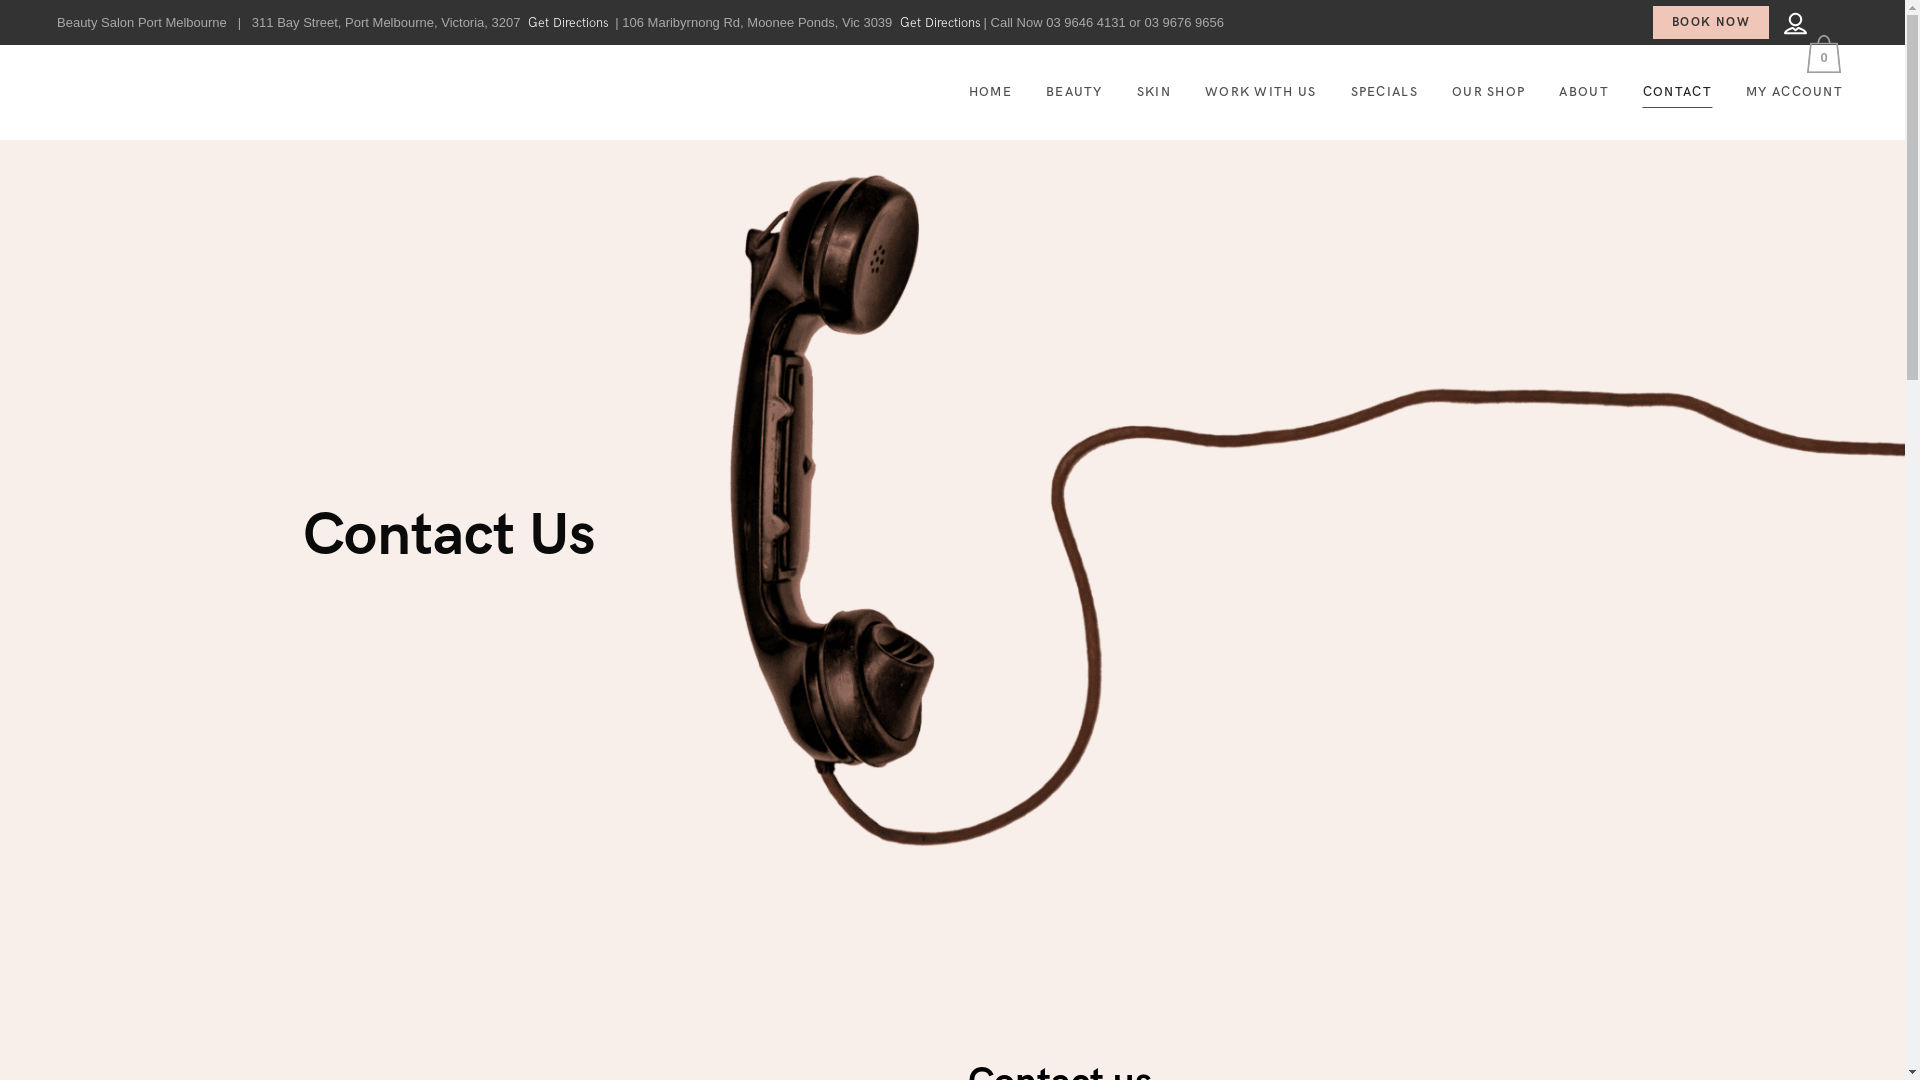 The image size is (1920, 1080). Describe the element at coordinates (1828, 52) in the screenshot. I see `'0'` at that location.